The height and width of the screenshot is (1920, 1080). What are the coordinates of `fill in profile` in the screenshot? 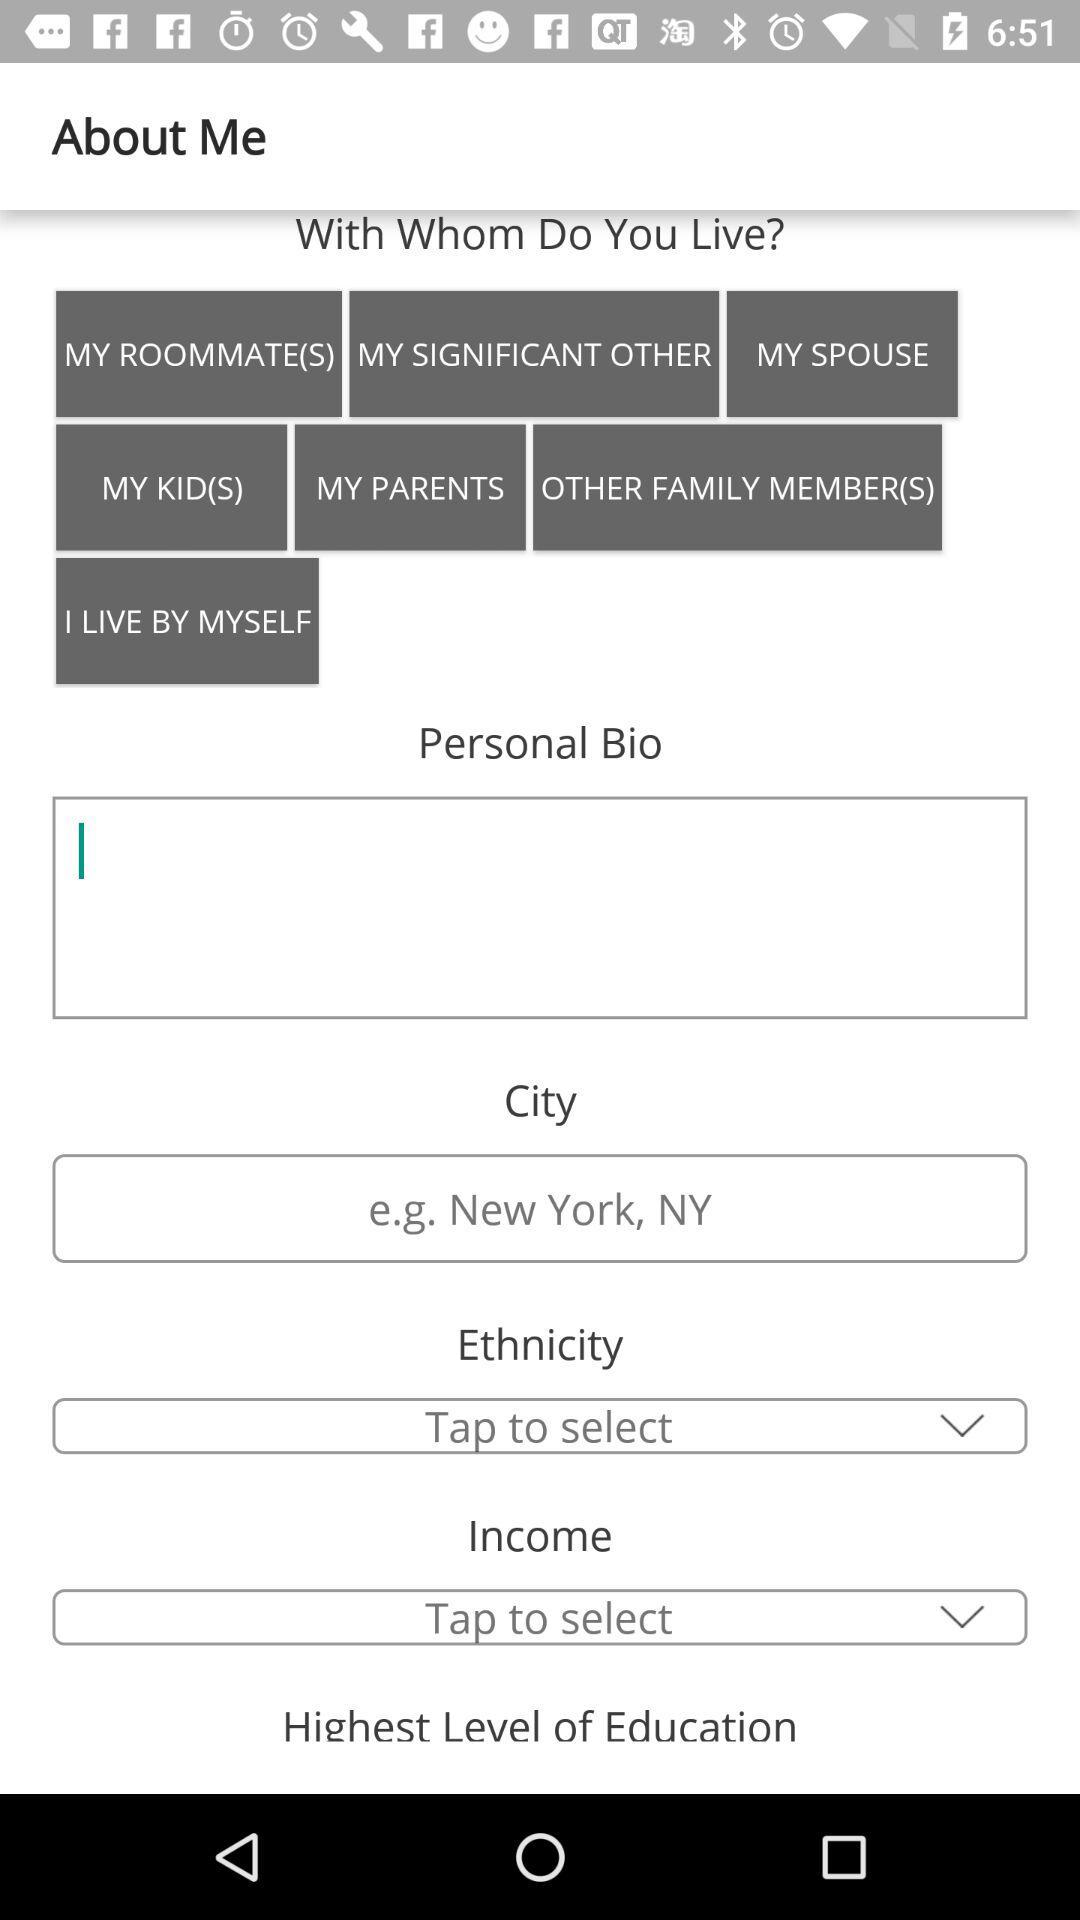 It's located at (540, 906).